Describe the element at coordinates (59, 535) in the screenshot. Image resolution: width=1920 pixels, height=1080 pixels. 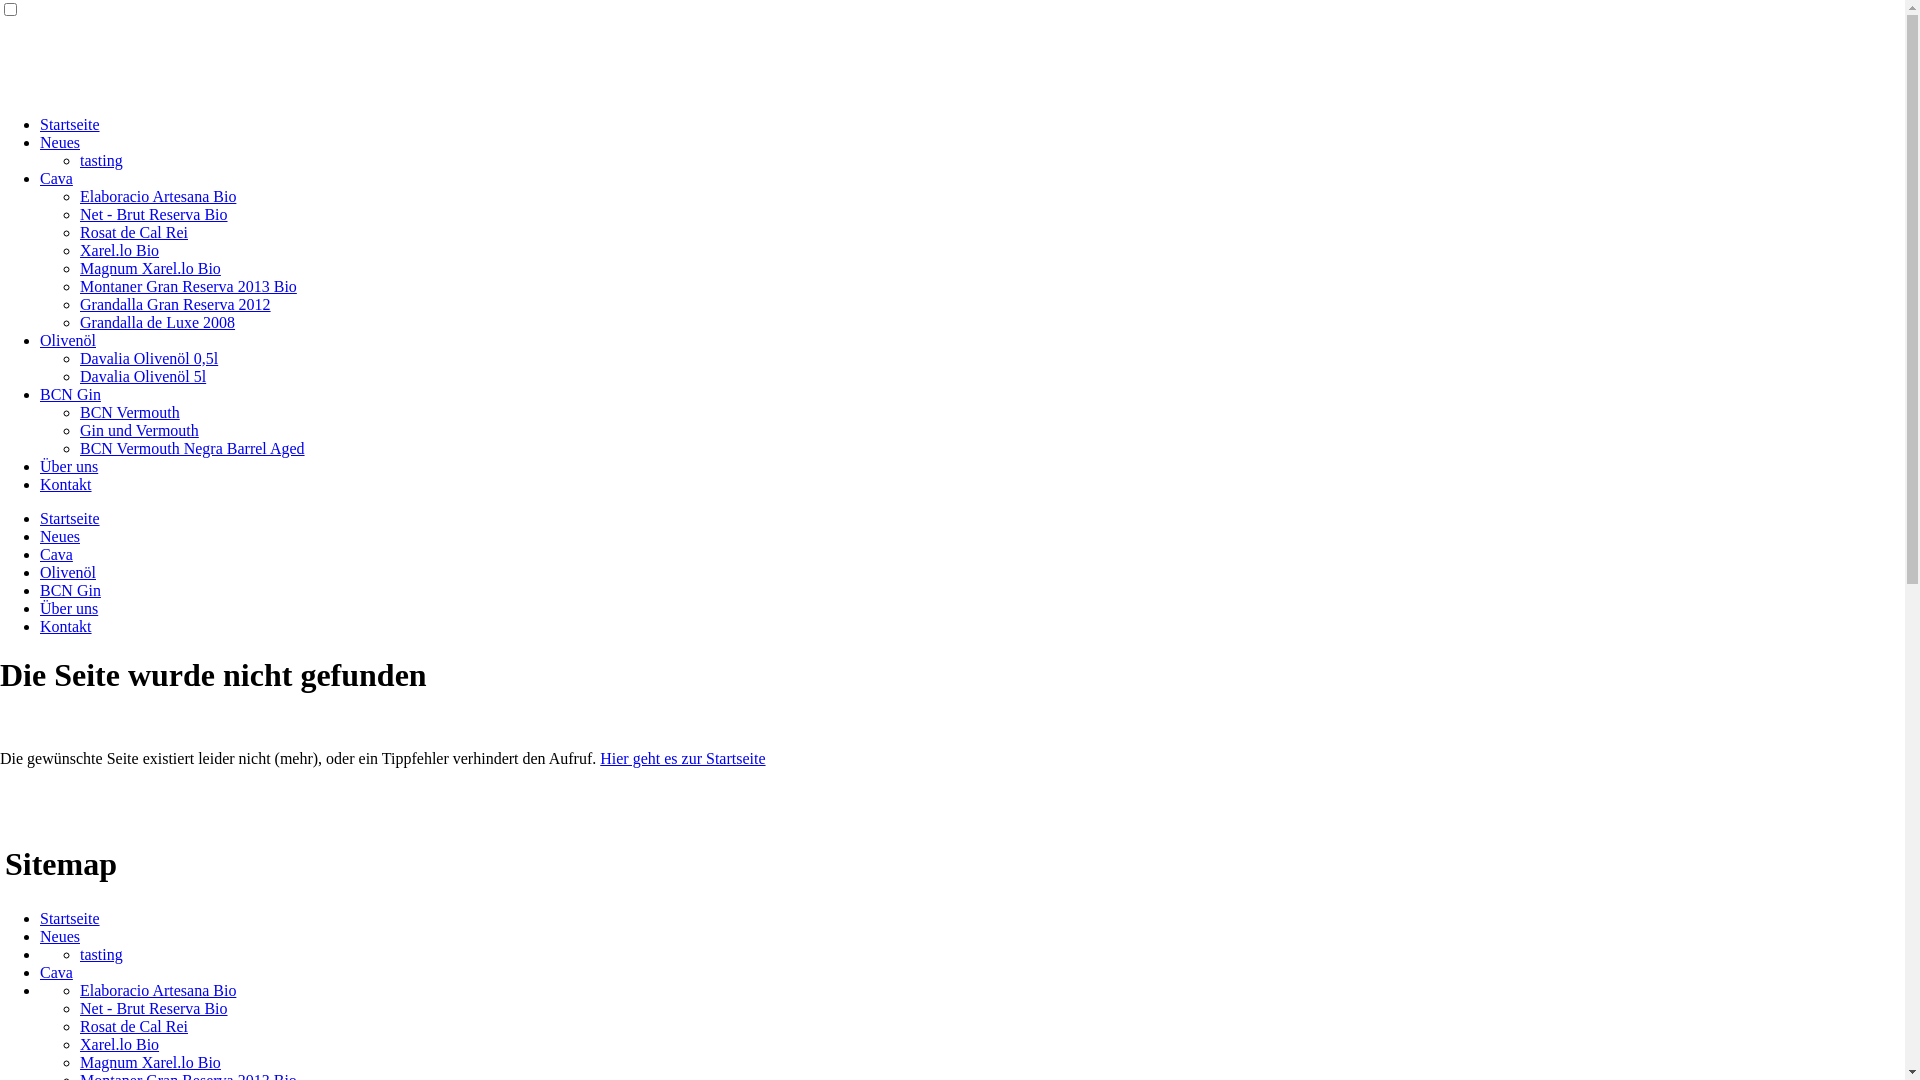
I see `'Neues'` at that location.